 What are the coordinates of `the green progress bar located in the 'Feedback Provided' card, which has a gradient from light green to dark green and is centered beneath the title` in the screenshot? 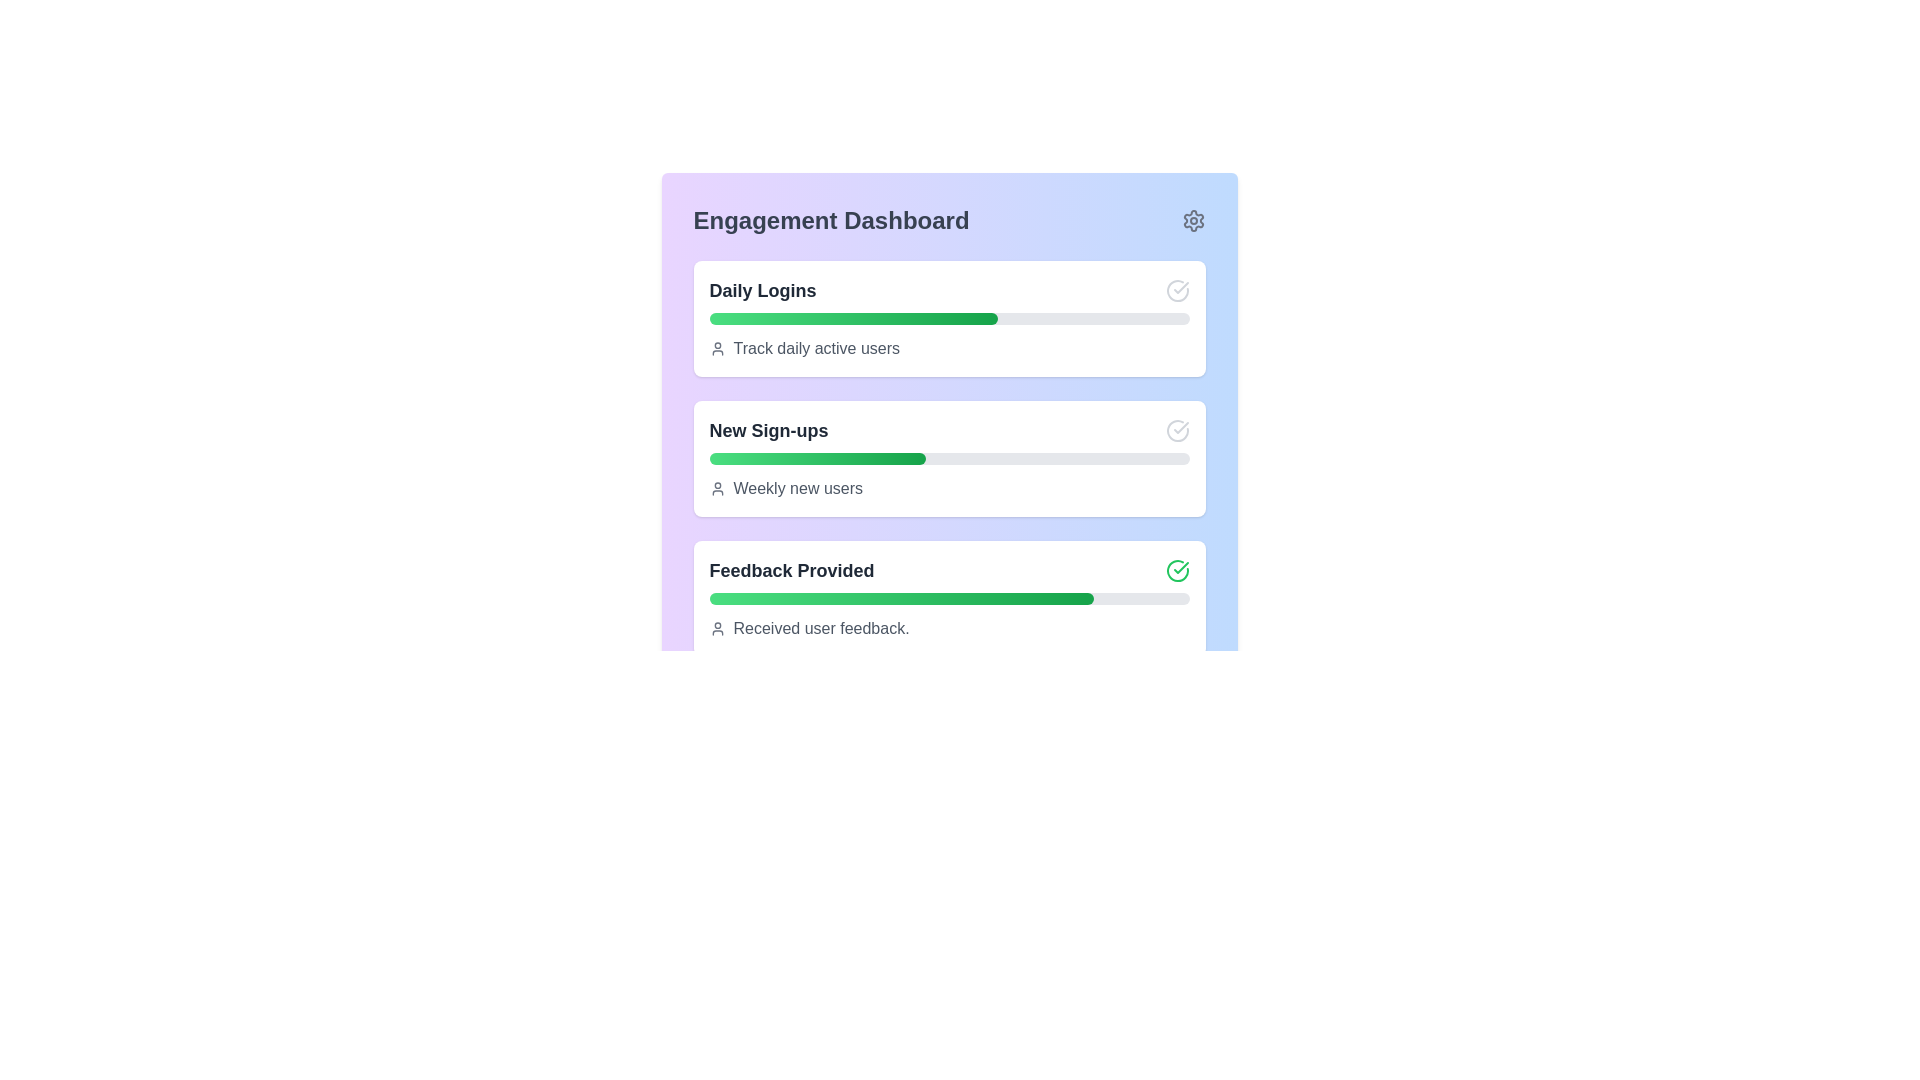 It's located at (900, 597).